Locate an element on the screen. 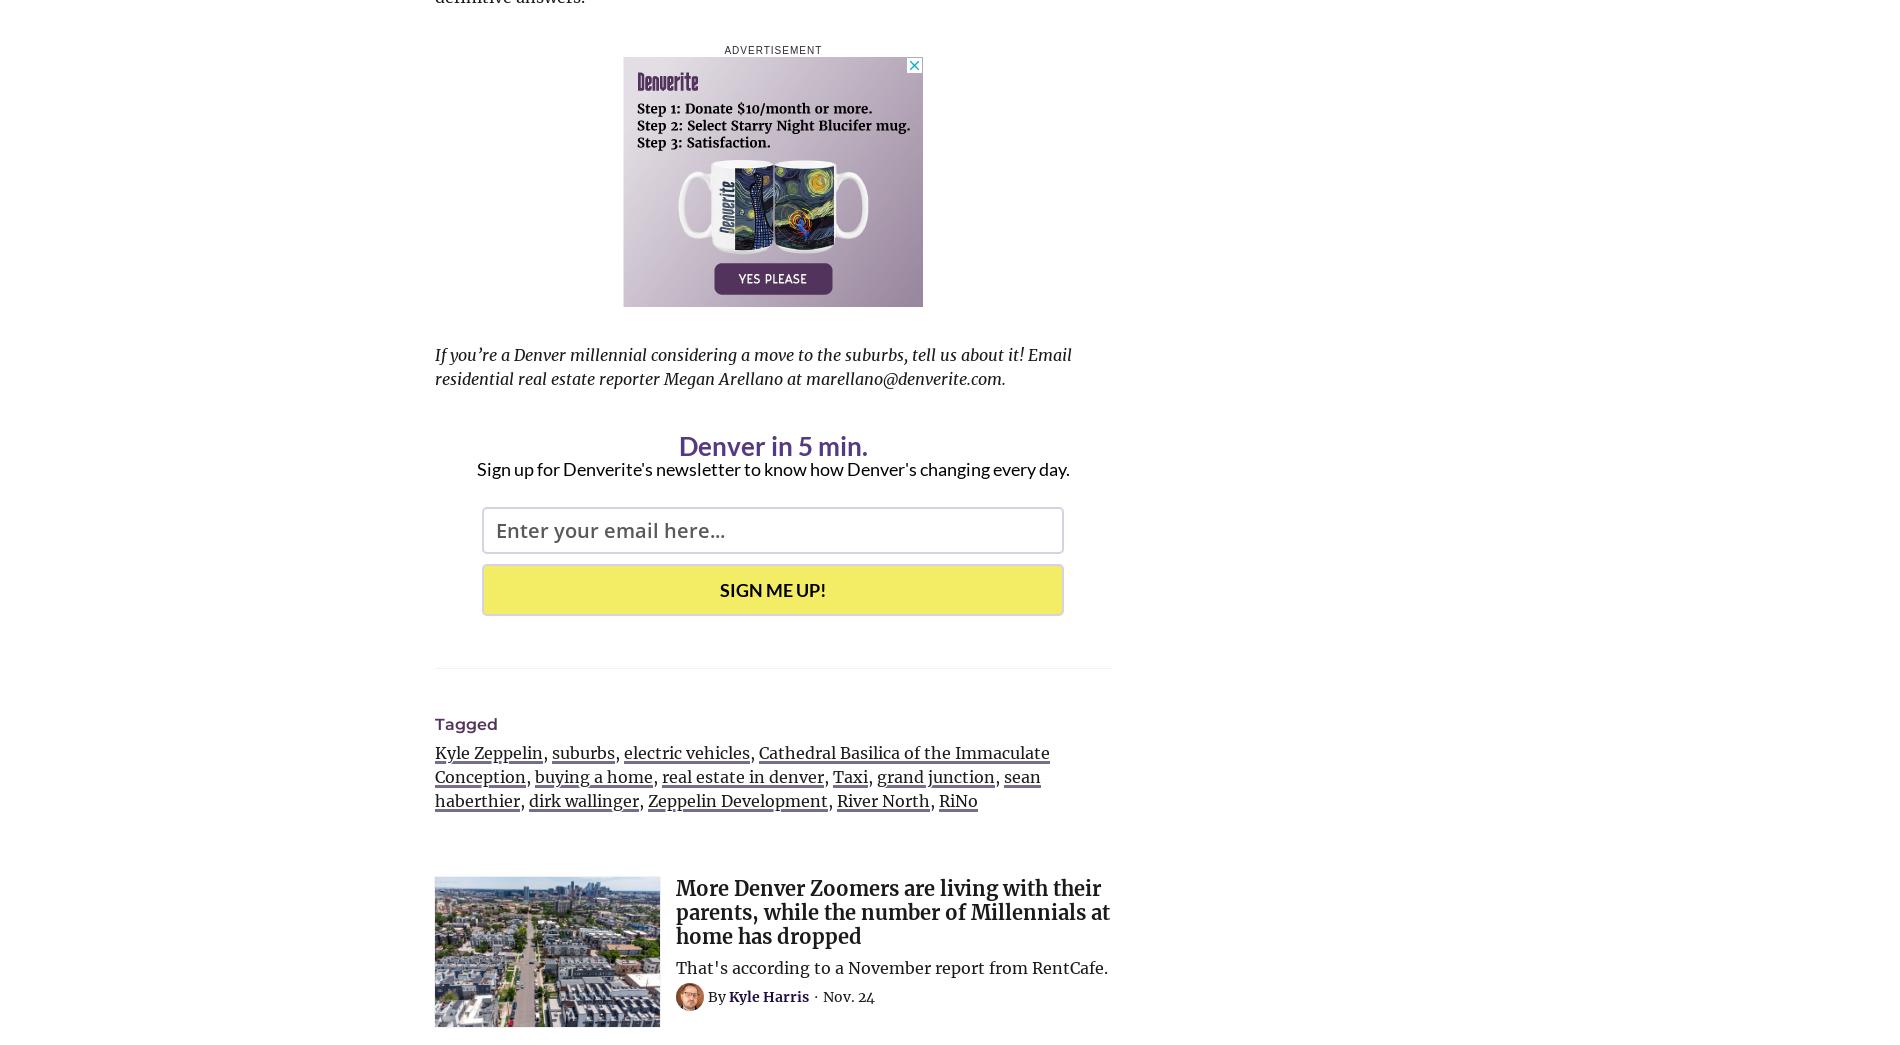 This screenshot has height=1045, width=1900. 'Nov. 24' is located at coordinates (847, 997).